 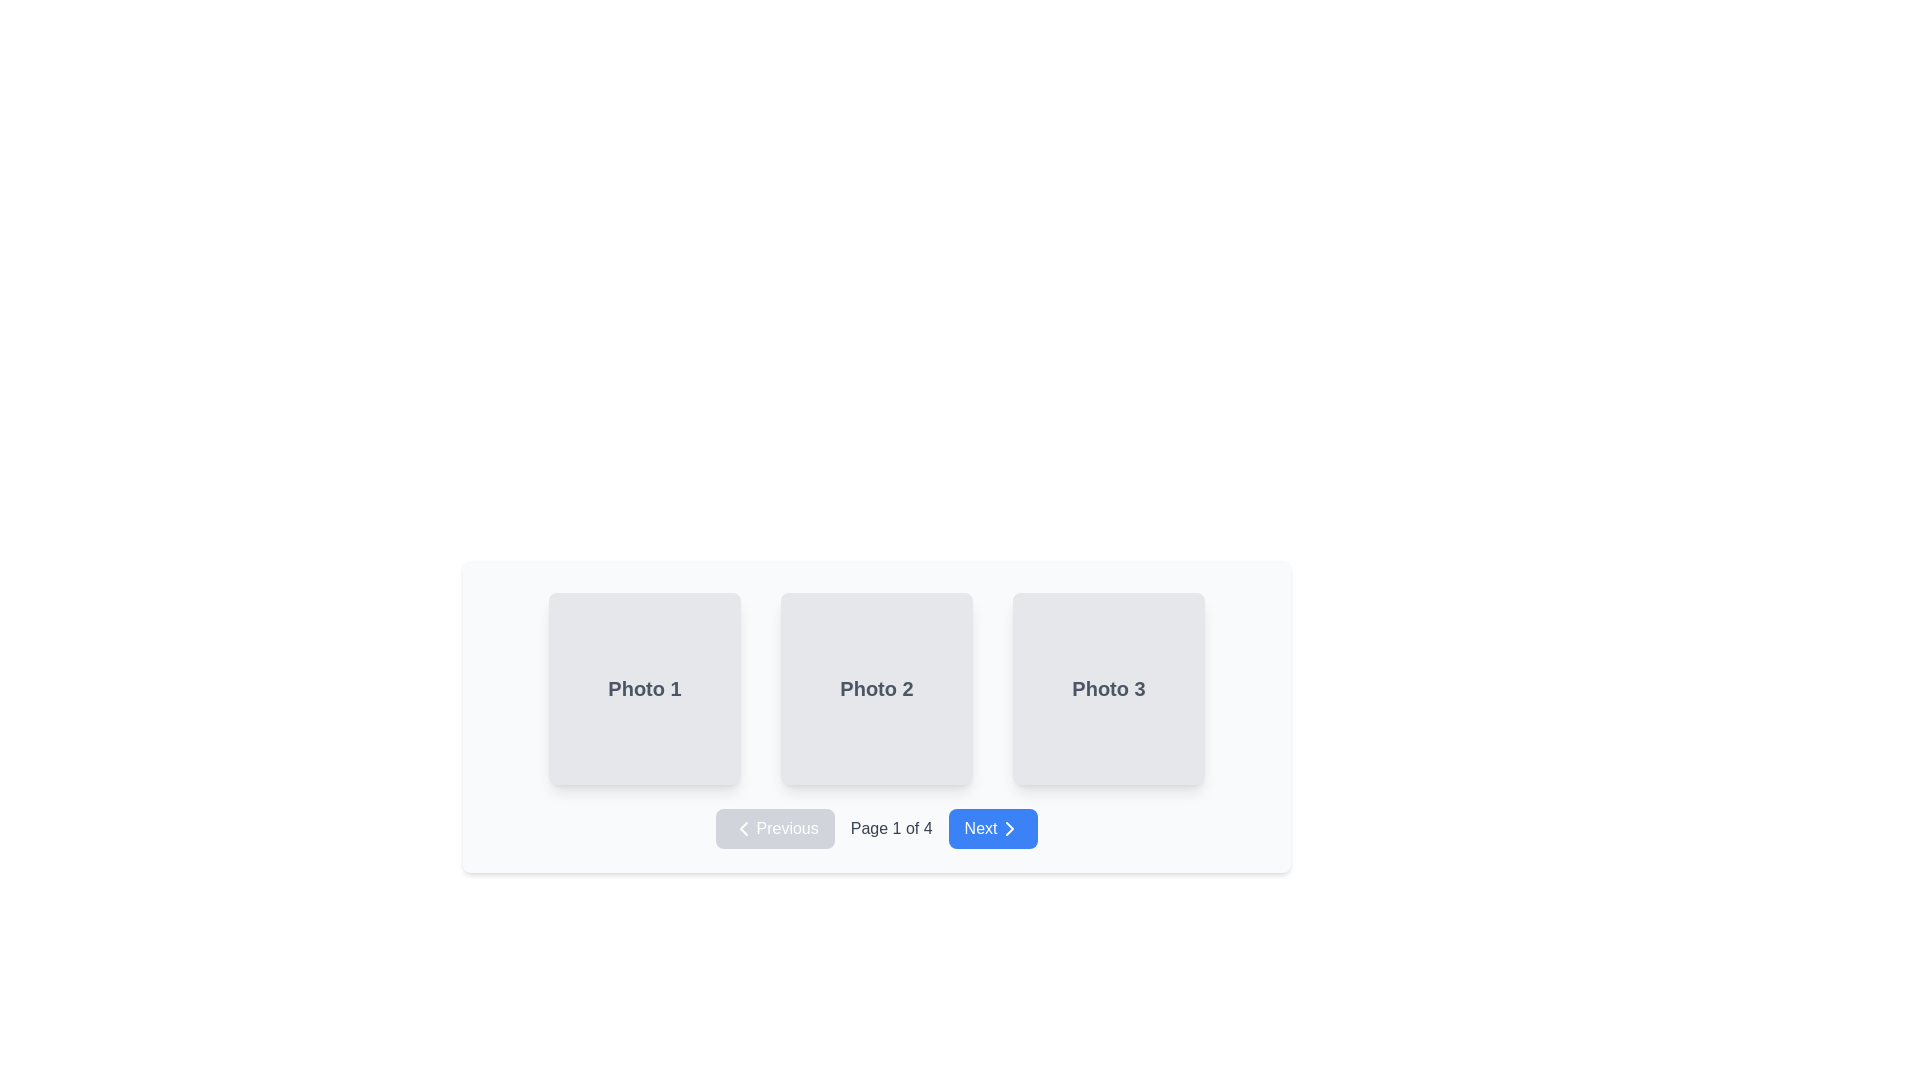 What do you see at coordinates (774, 829) in the screenshot?
I see `the navigation button on the left side of the pagination controls` at bounding box center [774, 829].